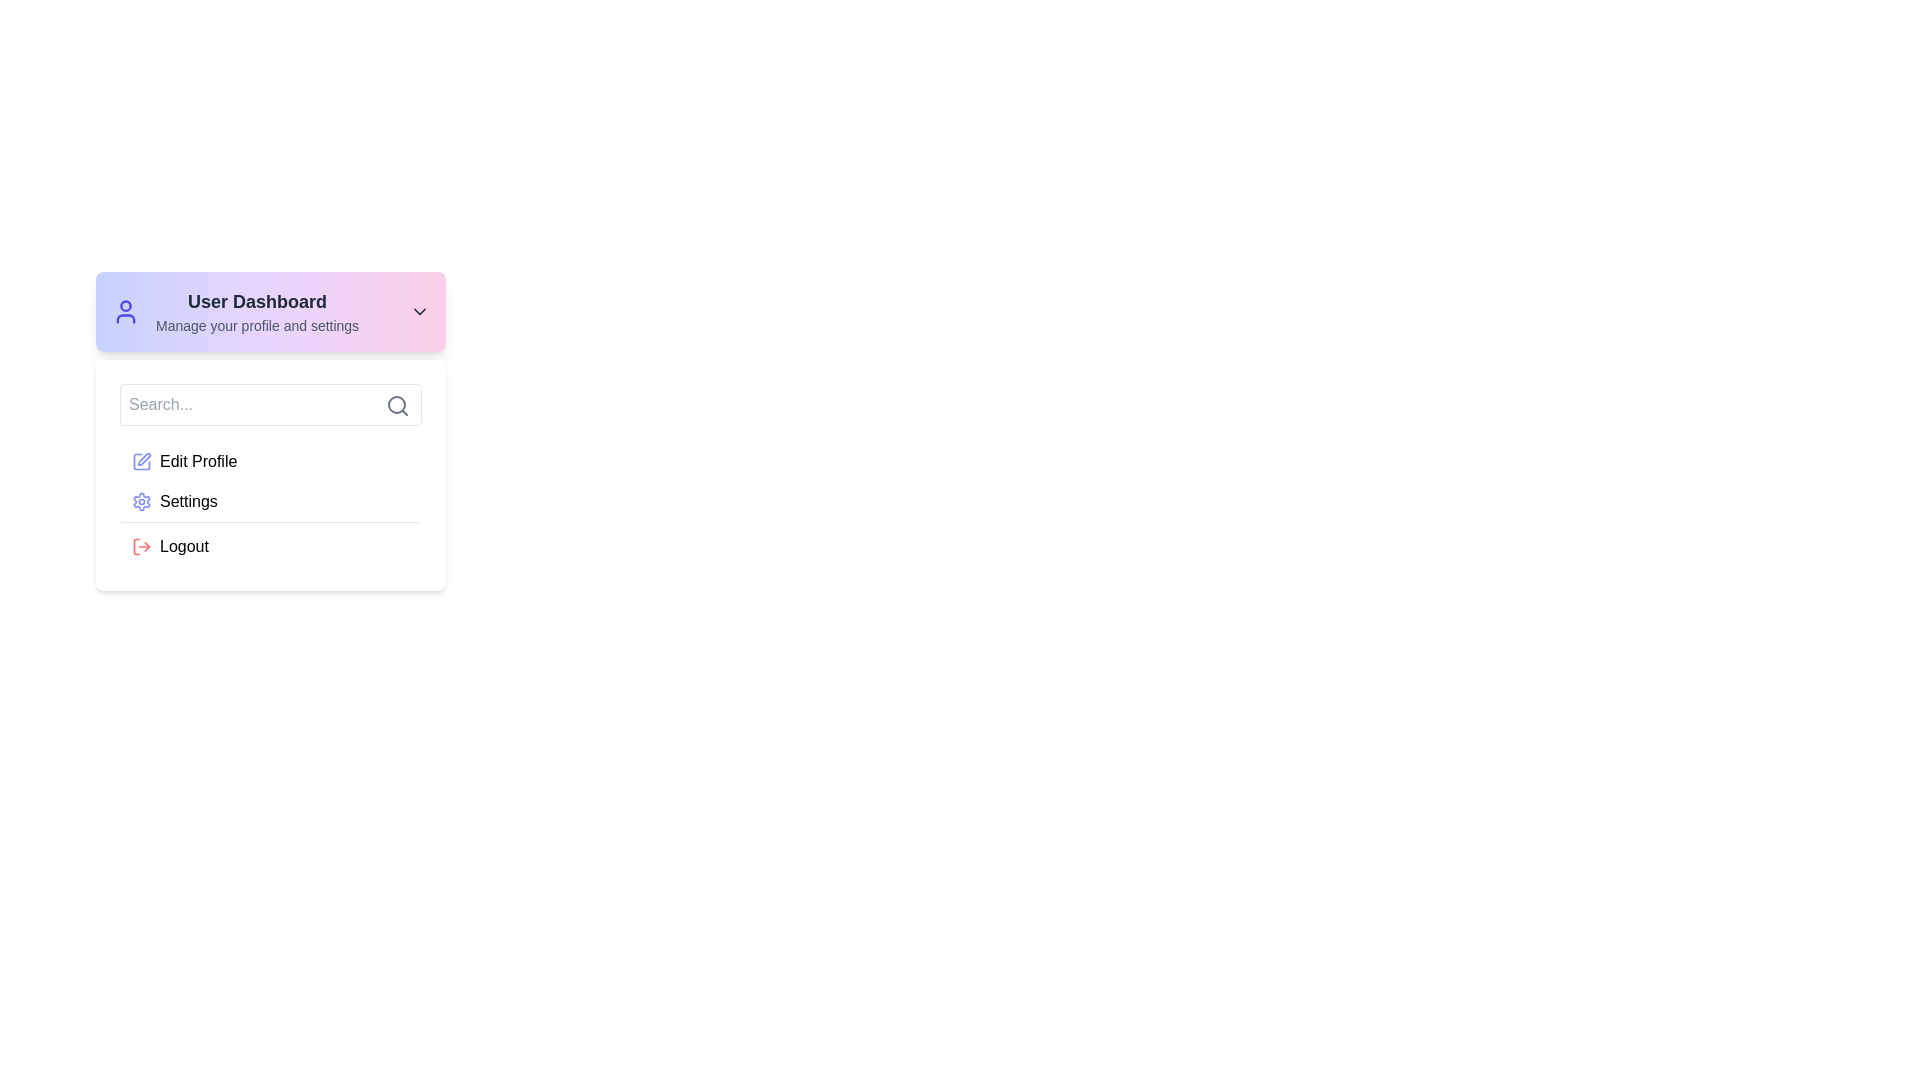  Describe the element at coordinates (124, 312) in the screenshot. I see `the user profile icon located adjacent to the 'User Dashboard' and 'Manage your profile and settings' text in the gradient-colored header` at that location.